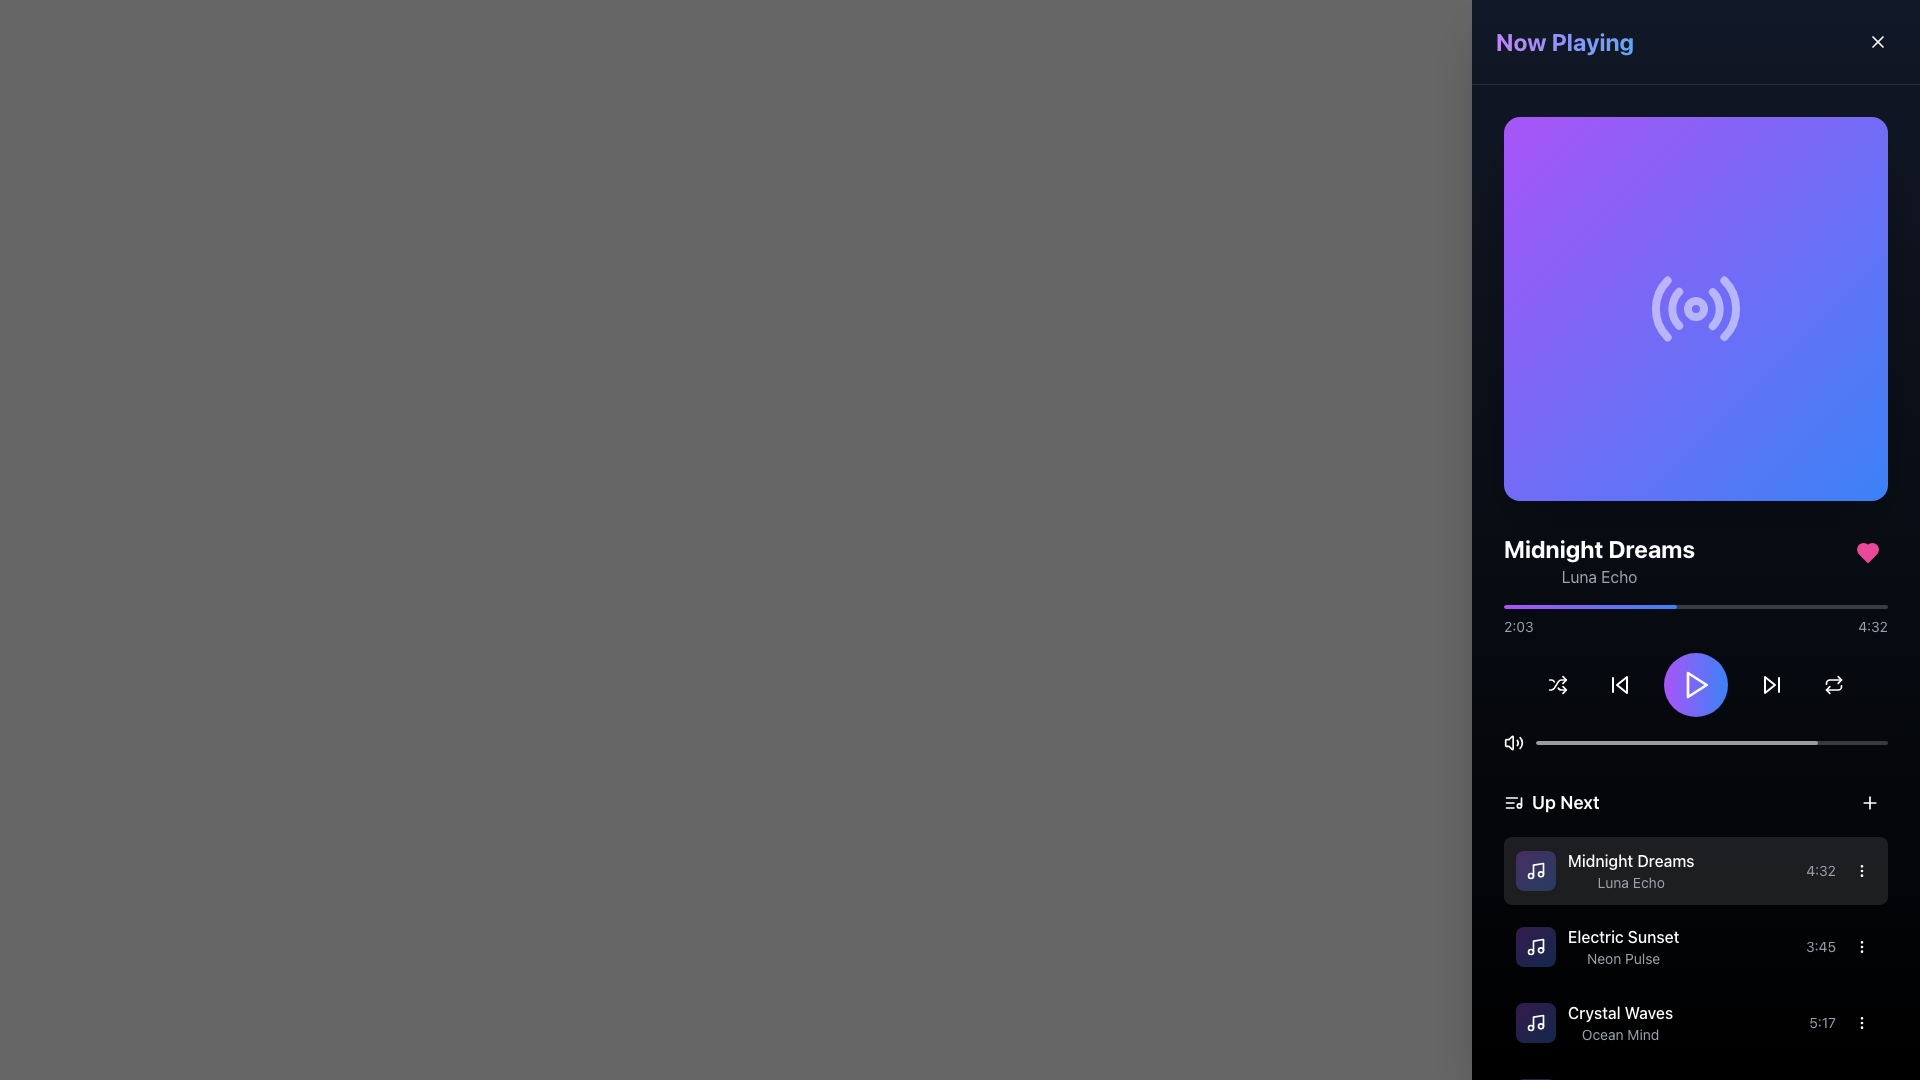  Describe the element at coordinates (1866, 552) in the screenshot. I see `the heart icon in the top-right corner of the song details section to favorite or unfavorite the song 'Midnight Dreams - Luna Echo'` at that location.